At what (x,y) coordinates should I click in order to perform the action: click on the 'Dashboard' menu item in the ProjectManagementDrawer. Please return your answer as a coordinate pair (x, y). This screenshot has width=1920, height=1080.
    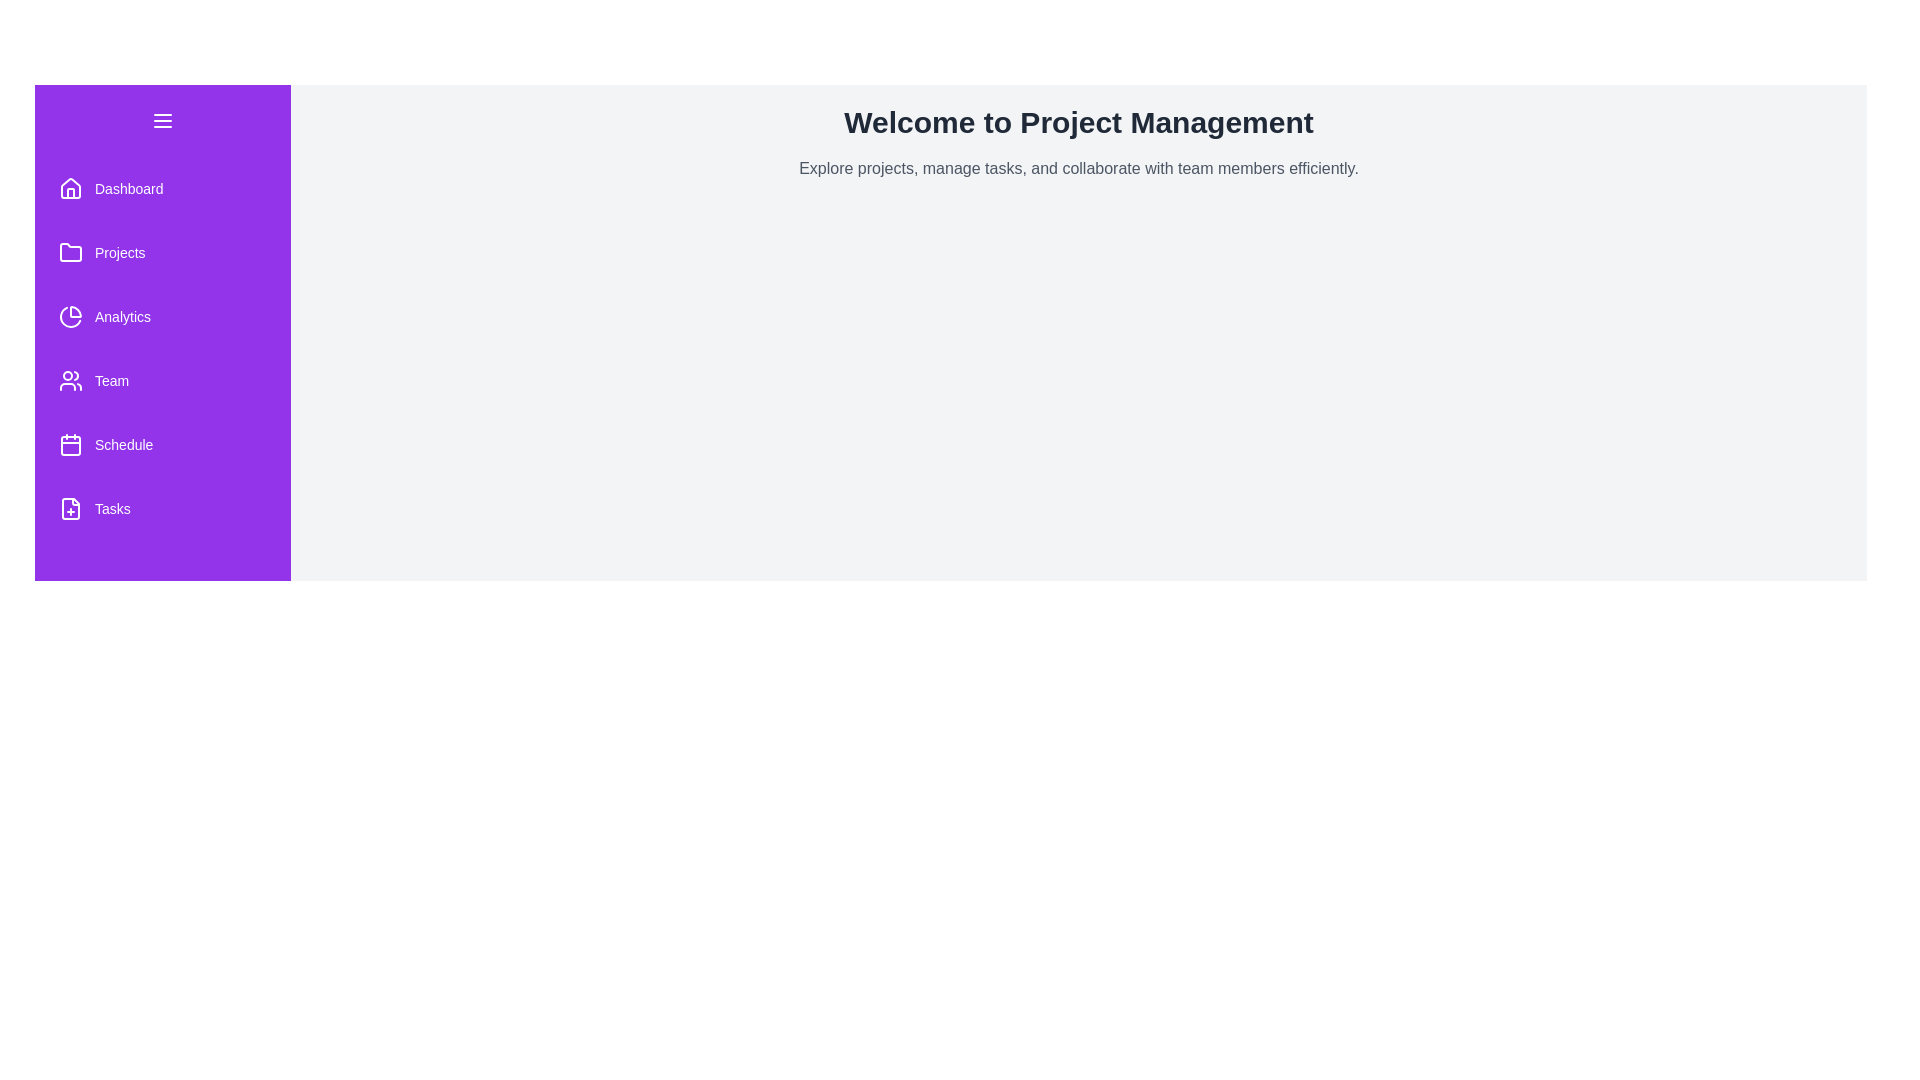
    Looking at the image, I should click on (163, 189).